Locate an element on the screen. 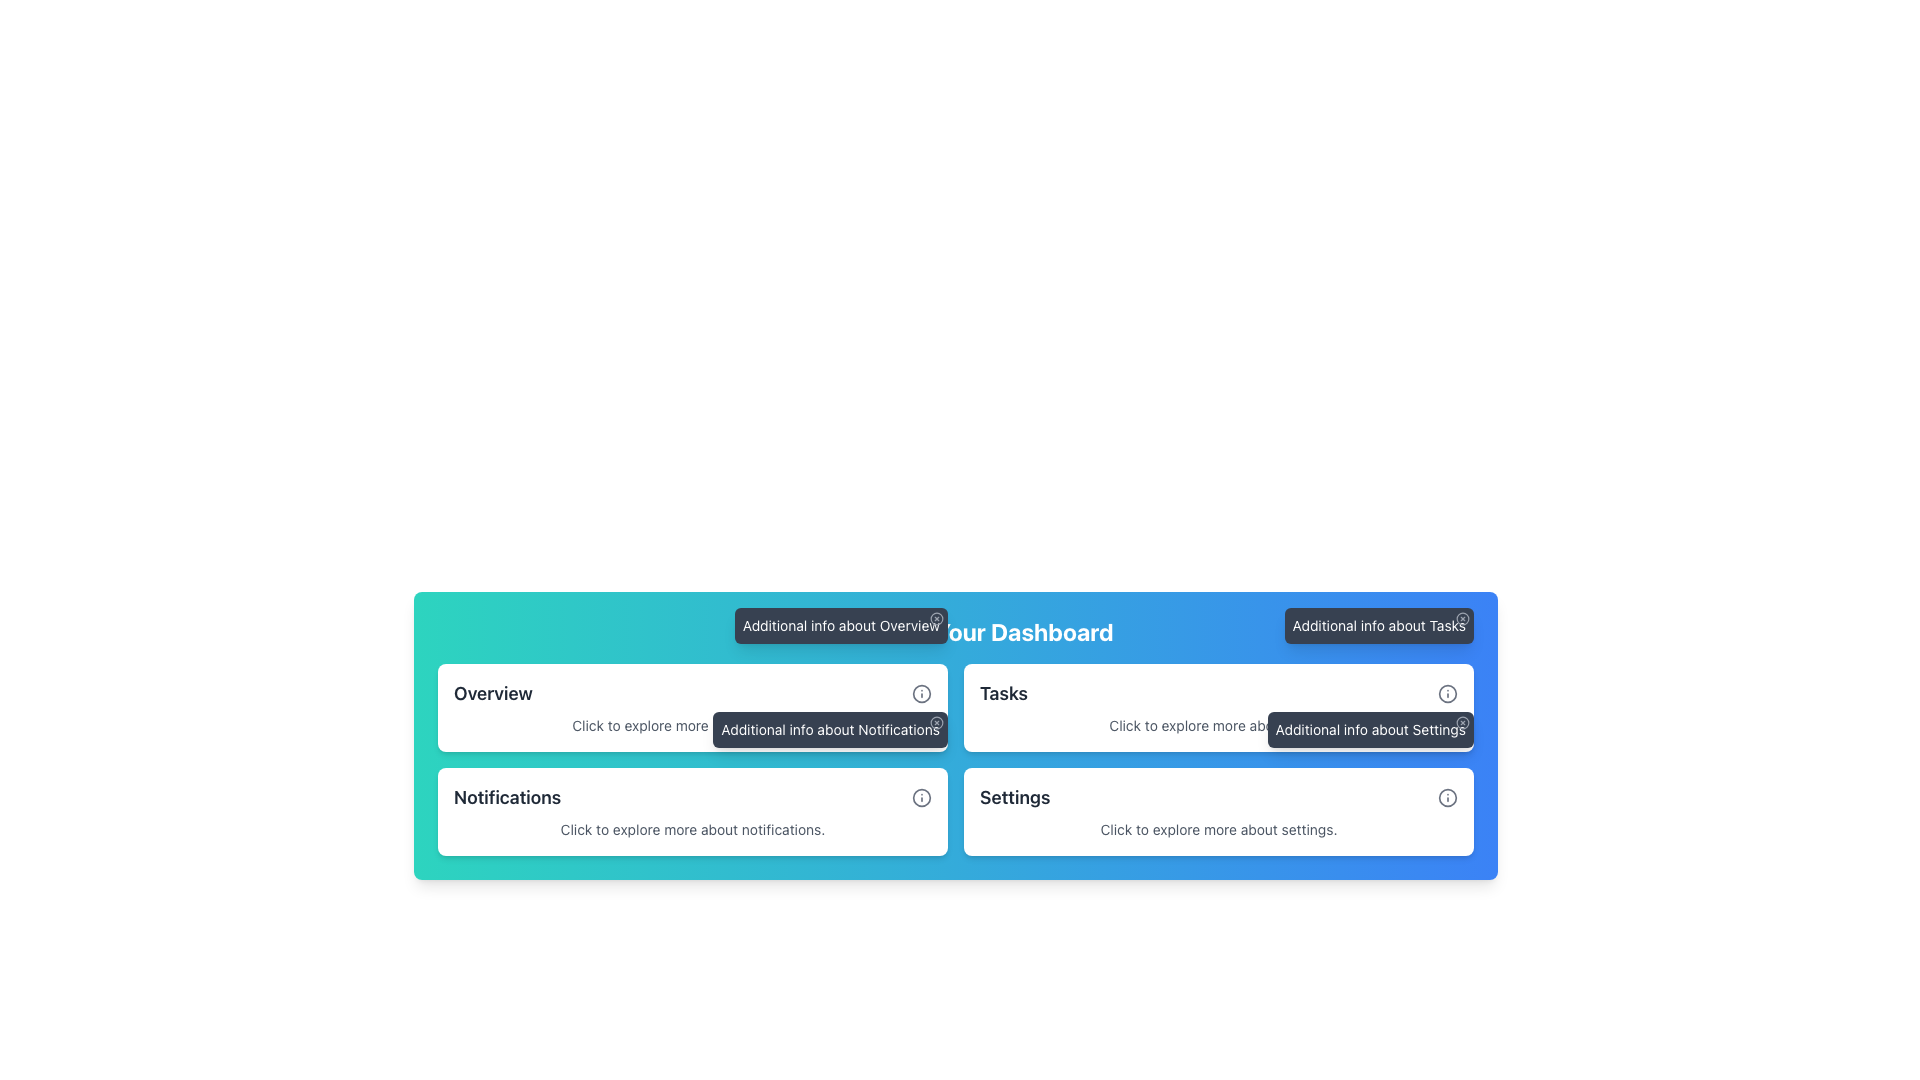 The image size is (1920, 1080). the heading element displaying 'Welcome to Your Dashboard' to apply accessibility tools is located at coordinates (954, 632).